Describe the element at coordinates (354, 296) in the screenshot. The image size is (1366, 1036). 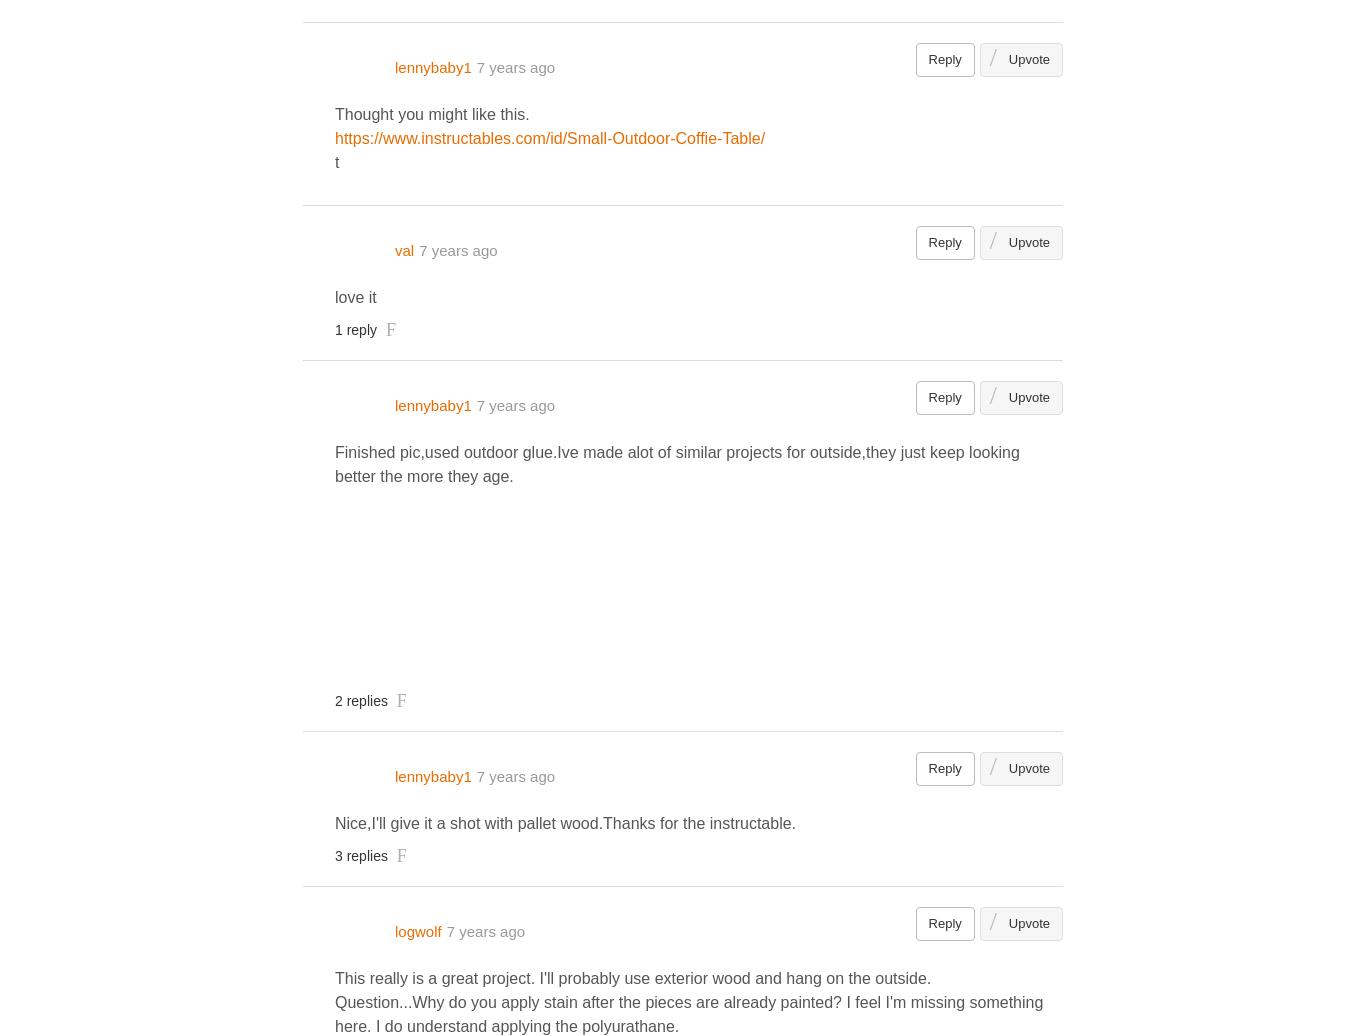
I see `'love it'` at that location.